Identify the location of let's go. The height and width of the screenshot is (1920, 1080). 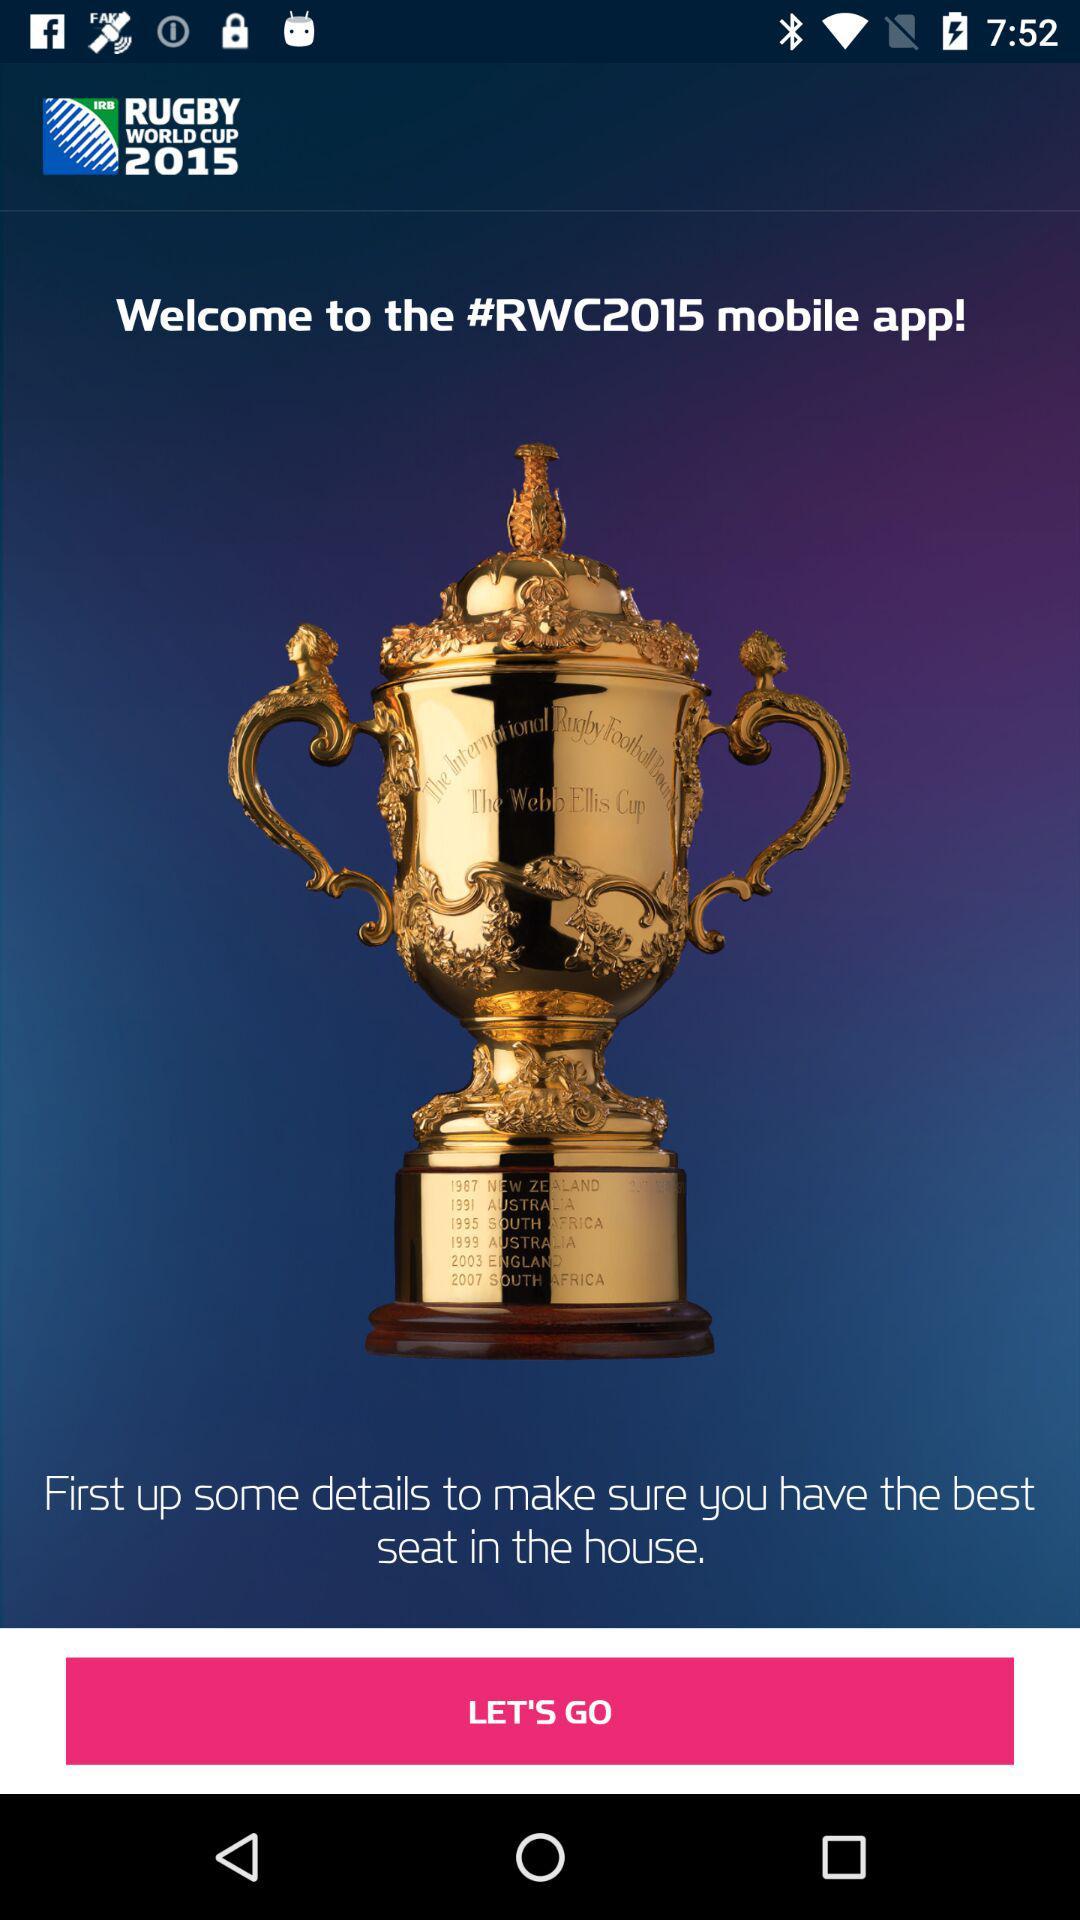
(540, 1710).